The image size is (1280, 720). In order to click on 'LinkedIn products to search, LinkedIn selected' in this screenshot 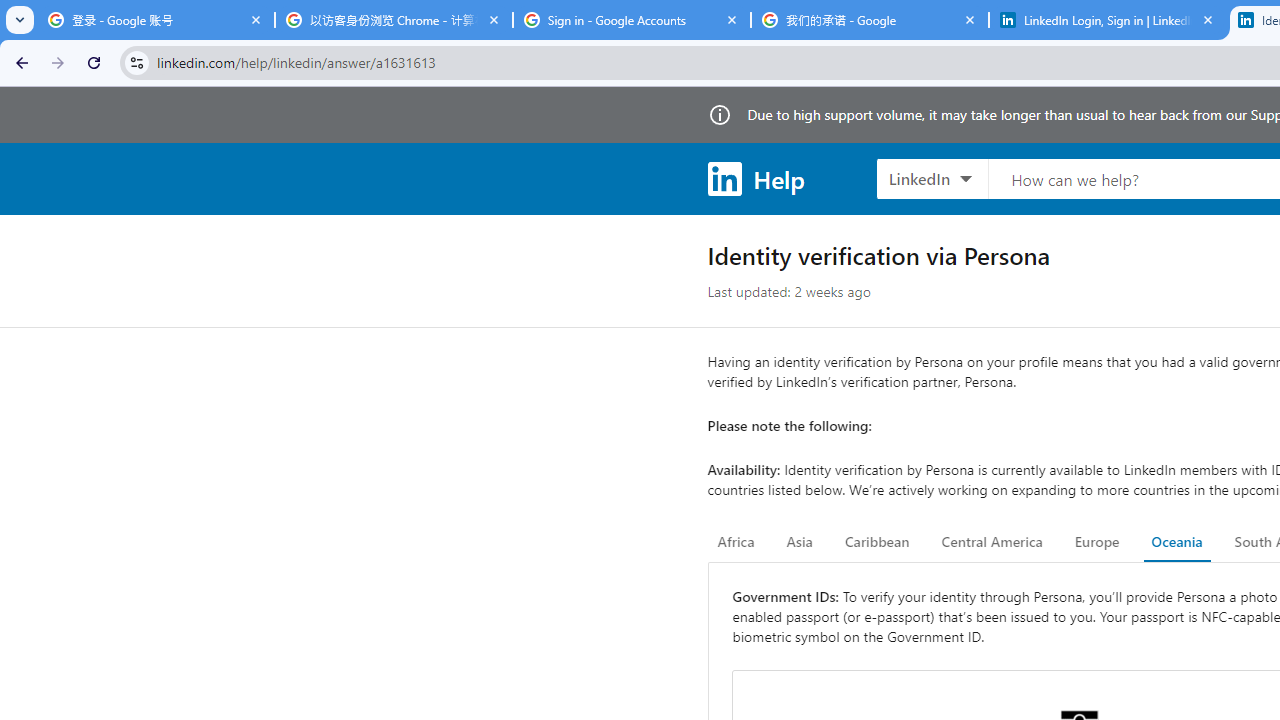, I will do `click(931, 177)`.